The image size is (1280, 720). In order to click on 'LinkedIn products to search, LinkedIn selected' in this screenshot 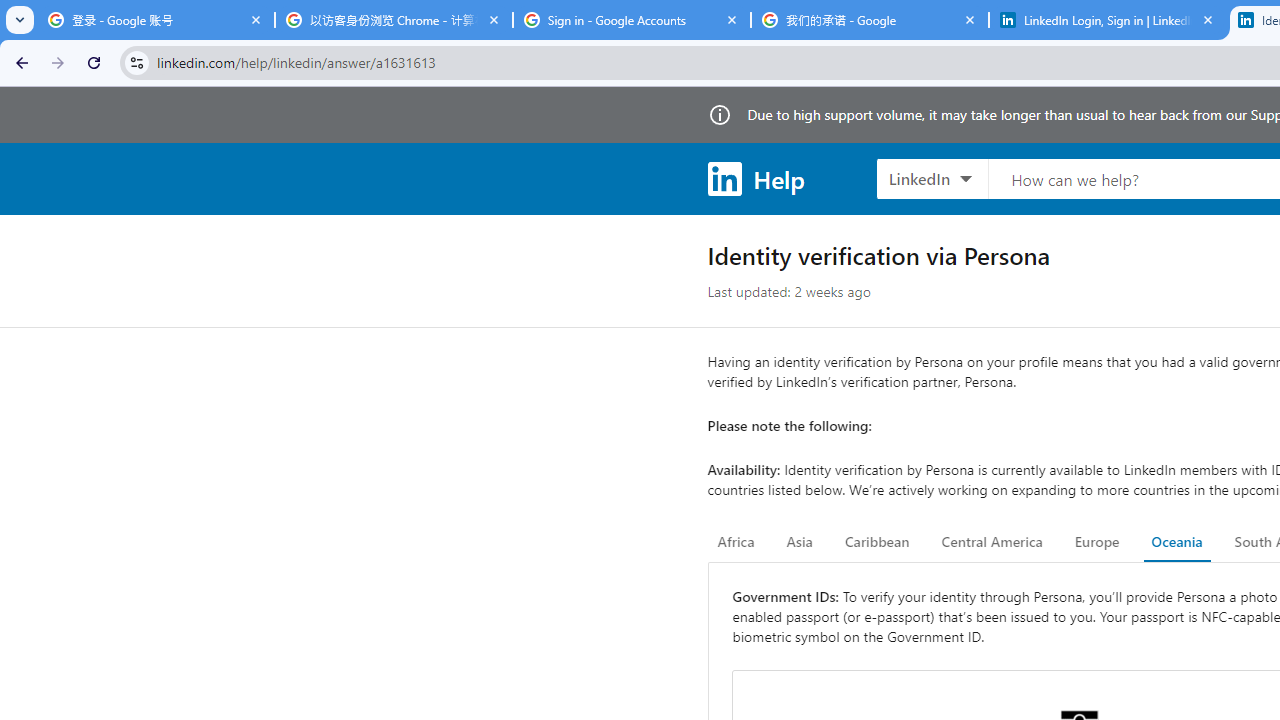, I will do `click(931, 177)`.